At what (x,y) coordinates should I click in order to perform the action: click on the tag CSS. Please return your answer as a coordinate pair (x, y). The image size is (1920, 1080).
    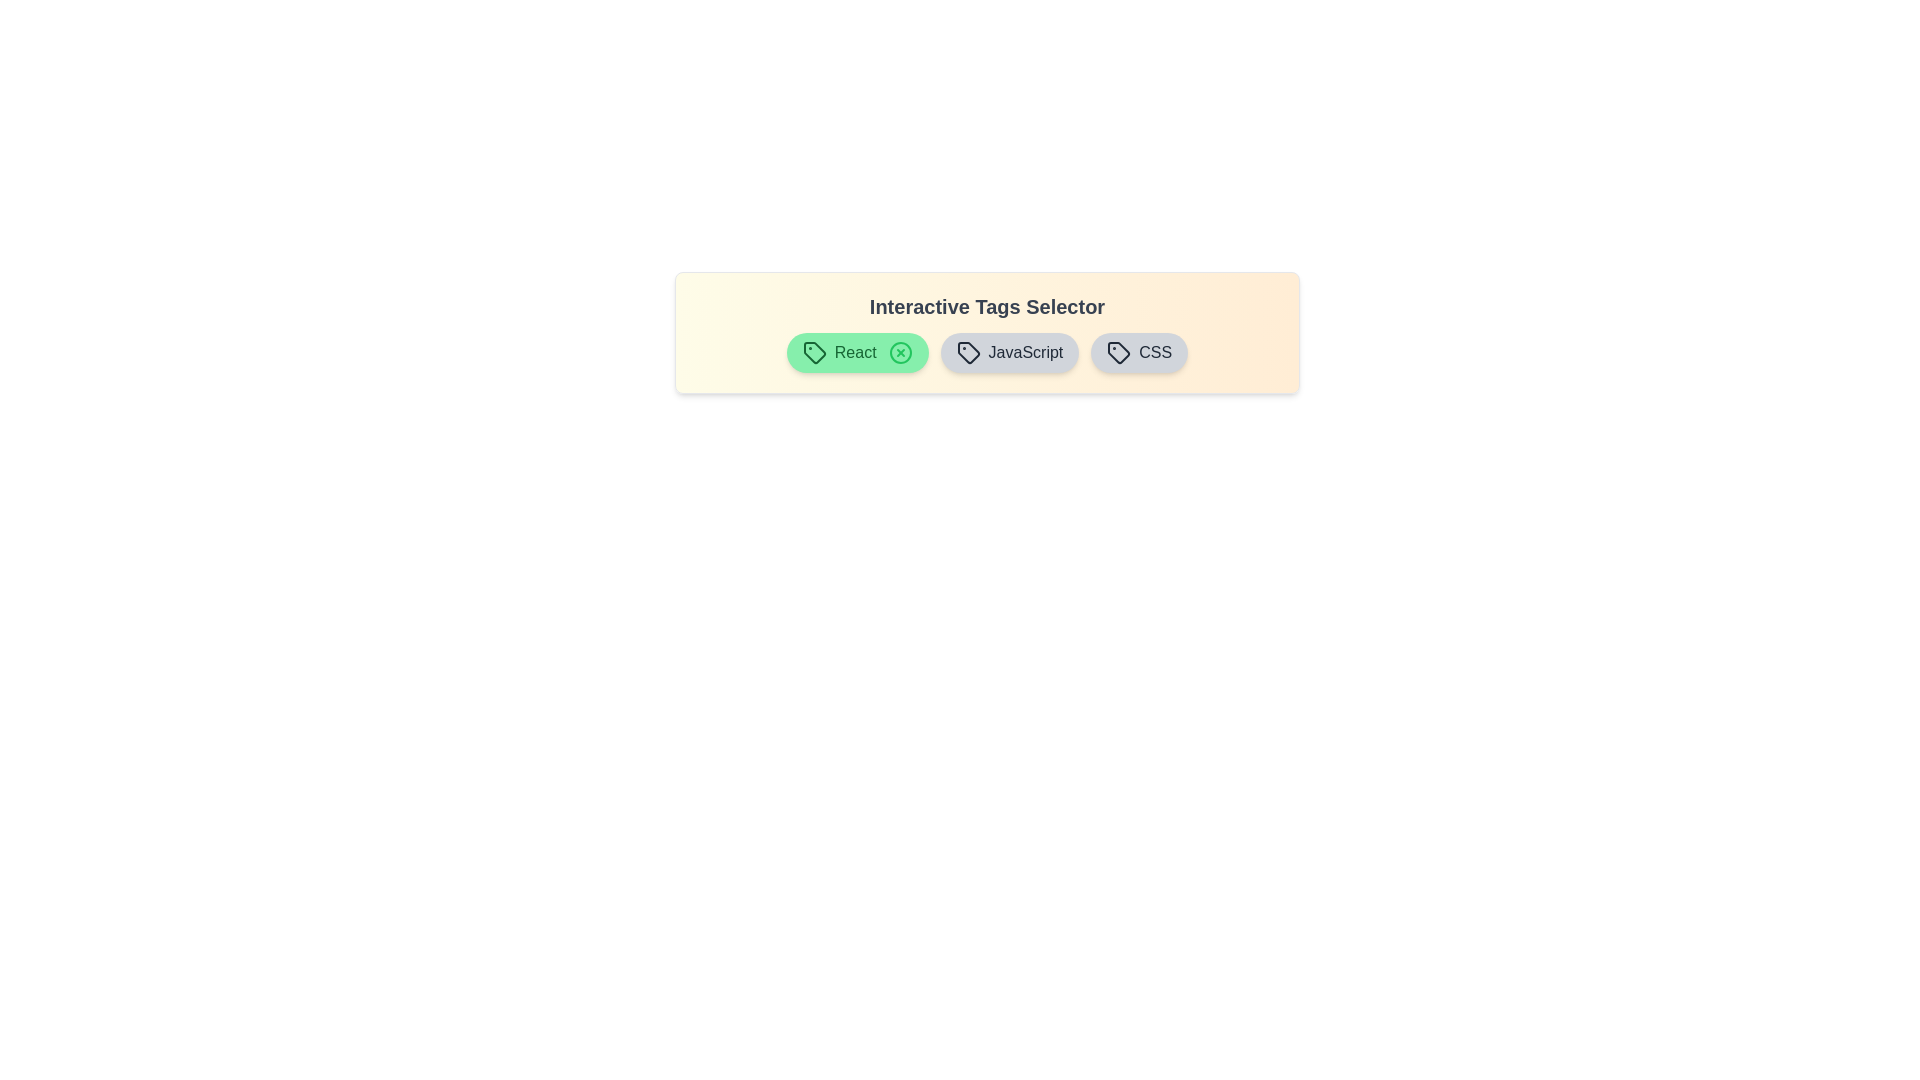
    Looking at the image, I should click on (1139, 352).